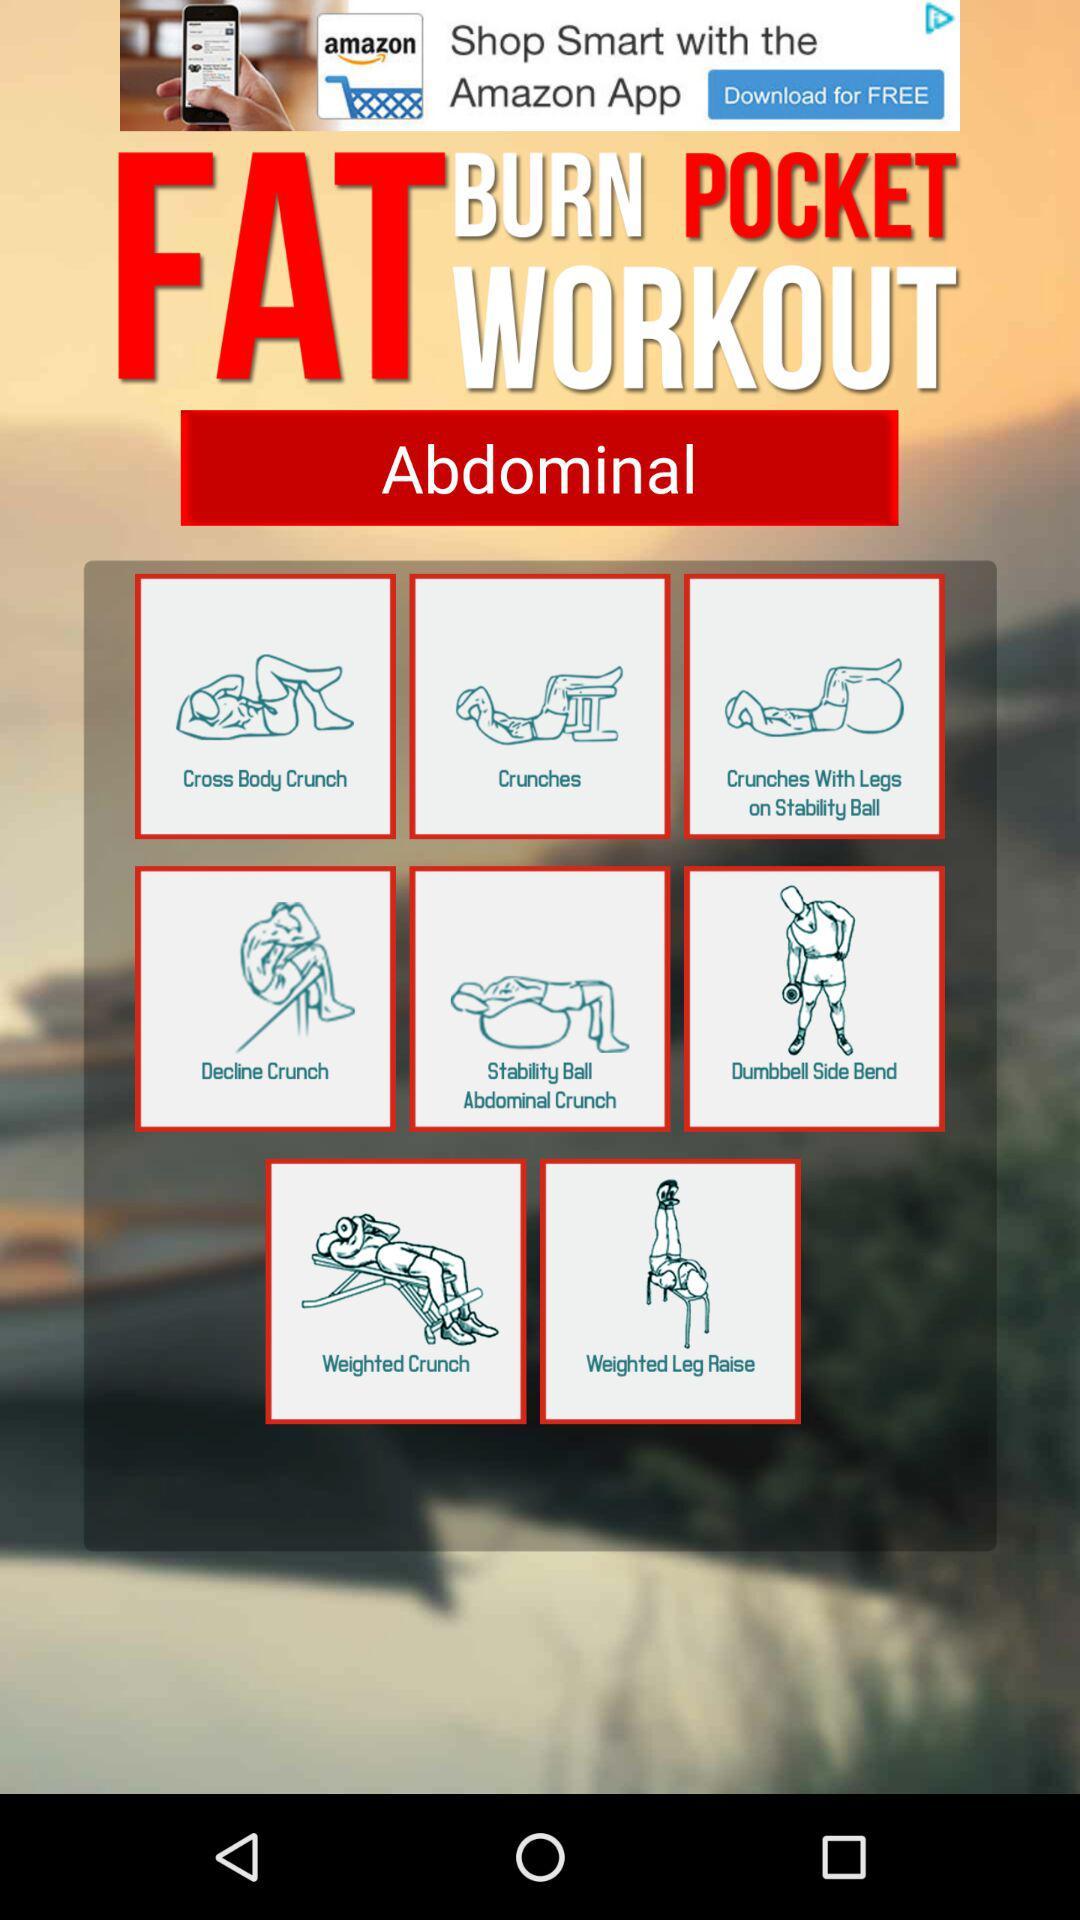 This screenshot has width=1080, height=1920. Describe the element at coordinates (264, 998) in the screenshot. I see `choose your choice` at that location.